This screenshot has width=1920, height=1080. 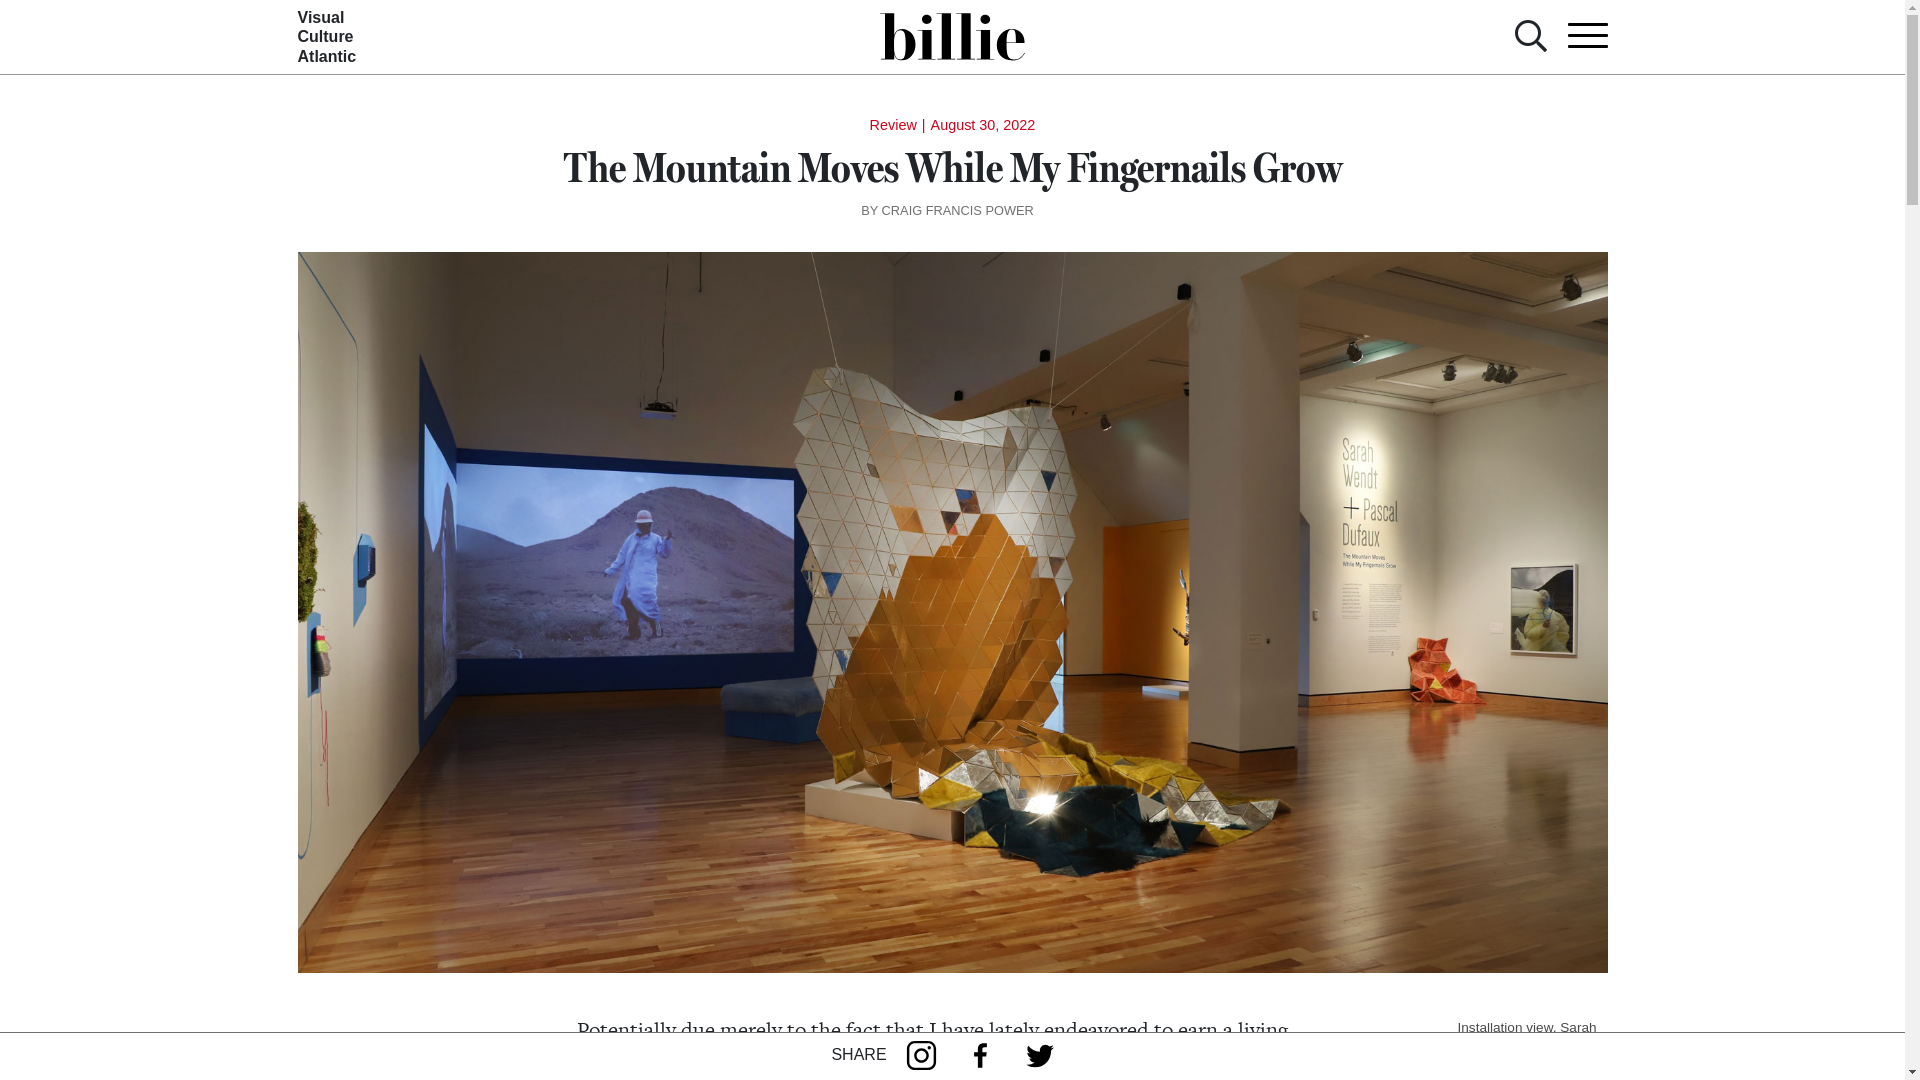 What do you see at coordinates (892, 124) in the screenshot?
I see `'Review'` at bounding box center [892, 124].